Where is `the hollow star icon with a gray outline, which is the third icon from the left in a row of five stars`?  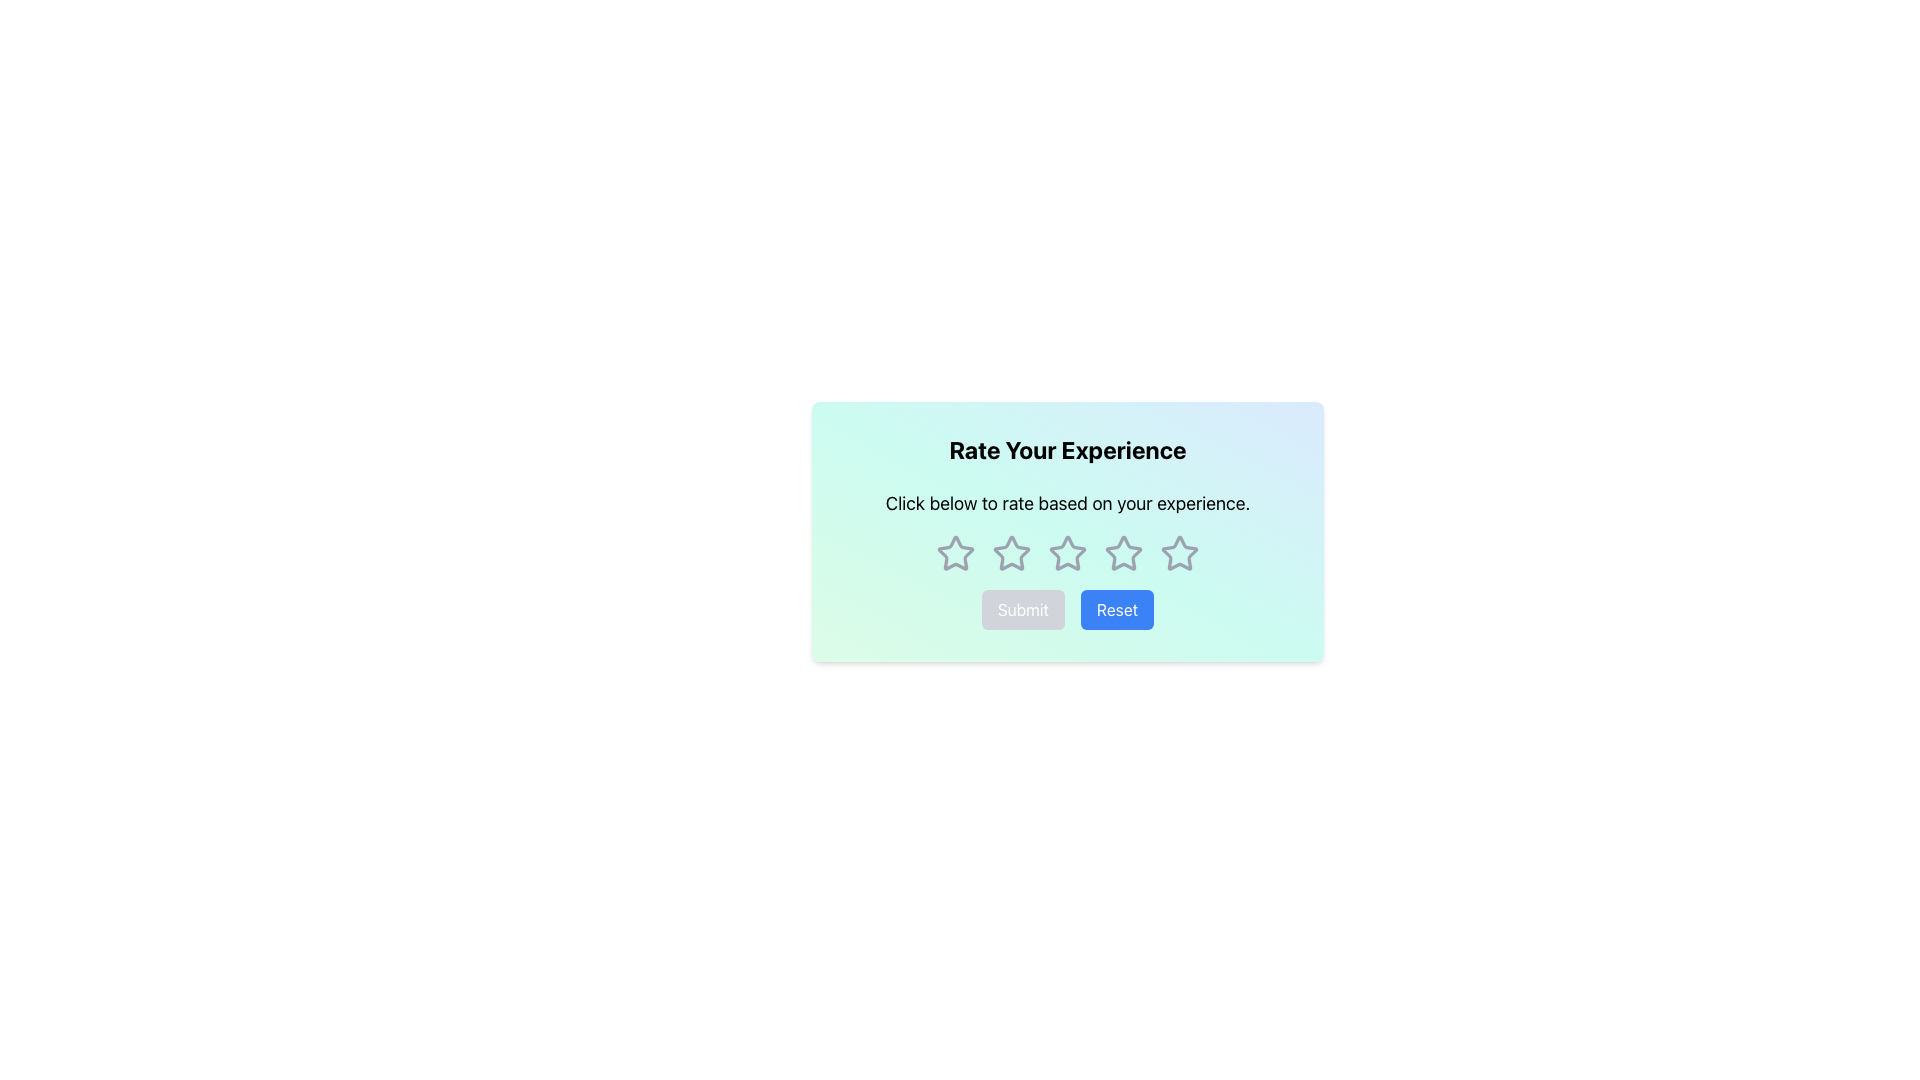 the hollow star icon with a gray outline, which is the third icon from the left in a row of five stars is located at coordinates (1067, 554).